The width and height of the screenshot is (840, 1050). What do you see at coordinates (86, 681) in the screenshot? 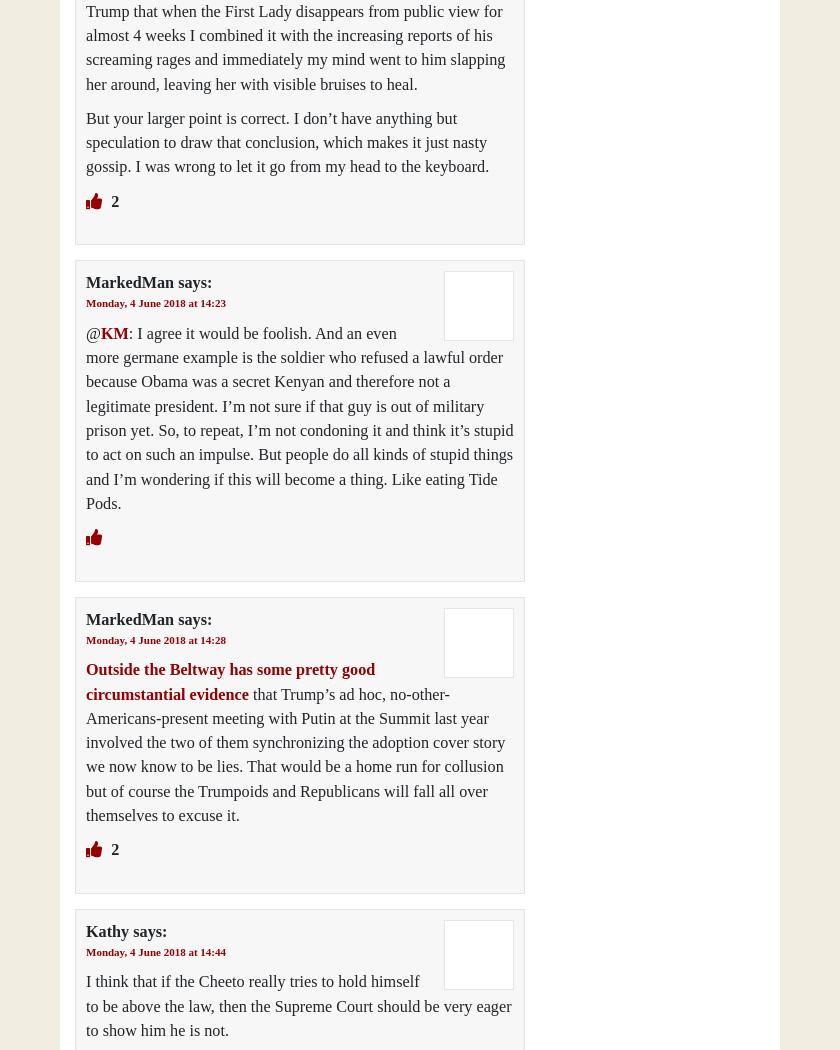
I see `'Outside the Beltway has some pretty good circumstantial evidence'` at bounding box center [86, 681].